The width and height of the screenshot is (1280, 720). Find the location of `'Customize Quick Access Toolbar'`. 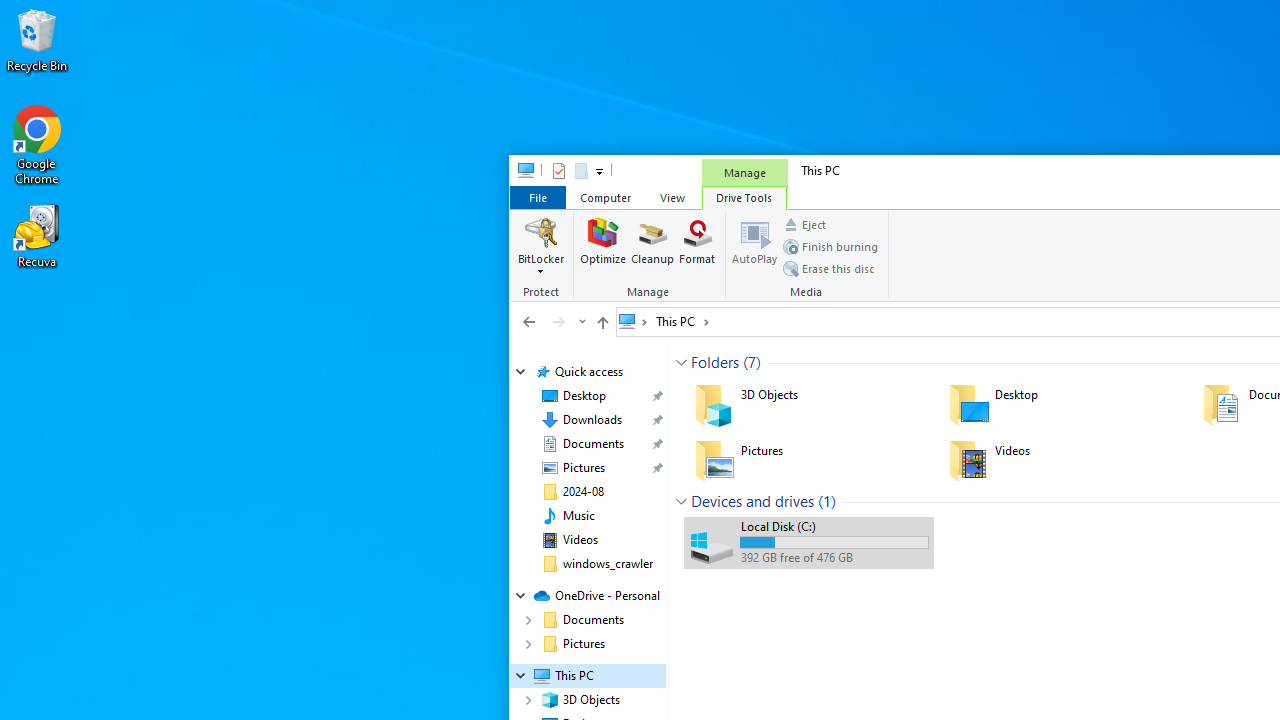

'Customize Quick Access Toolbar' is located at coordinates (598, 170).